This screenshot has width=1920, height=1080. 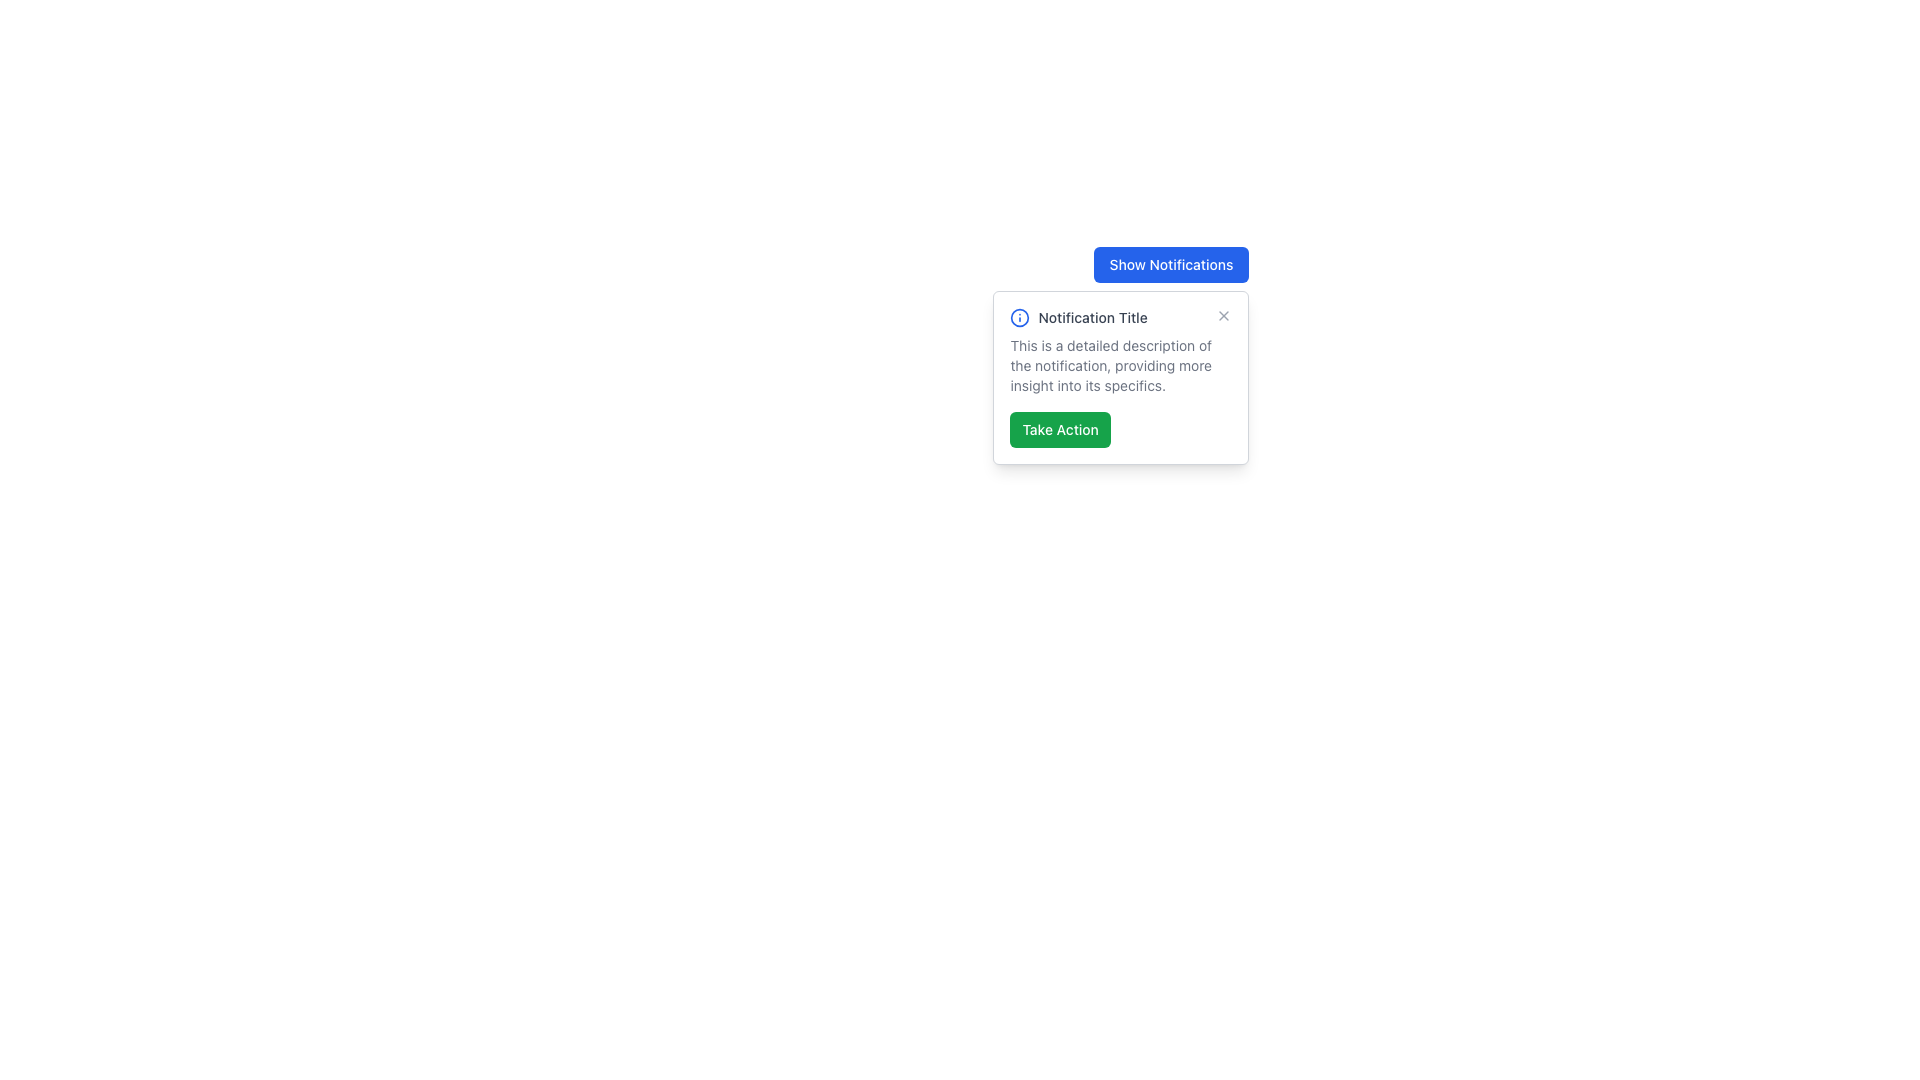 I want to click on the small square button with a thin cross ('X') design in the top-right corner of the notification card, so click(x=1223, y=315).